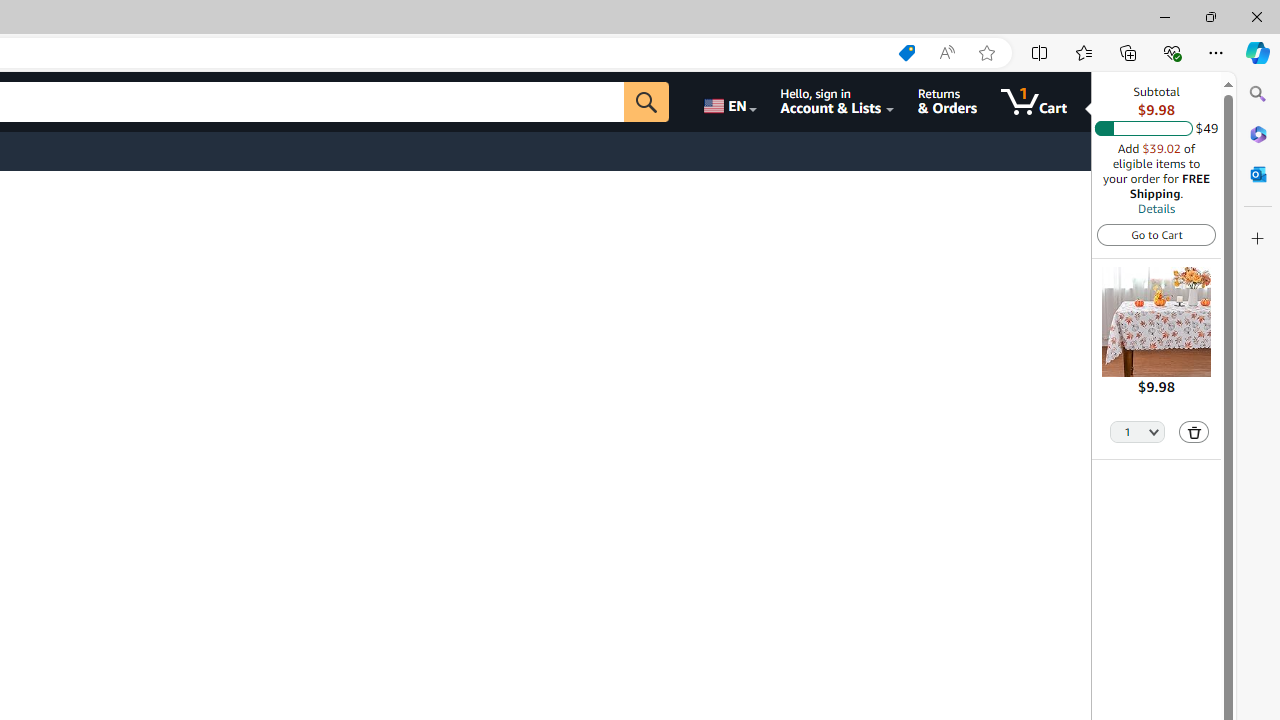 The height and width of the screenshot is (720, 1280). What do you see at coordinates (1156, 233) in the screenshot?
I see `'Go to Cart'` at bounding box center [1156, 233].